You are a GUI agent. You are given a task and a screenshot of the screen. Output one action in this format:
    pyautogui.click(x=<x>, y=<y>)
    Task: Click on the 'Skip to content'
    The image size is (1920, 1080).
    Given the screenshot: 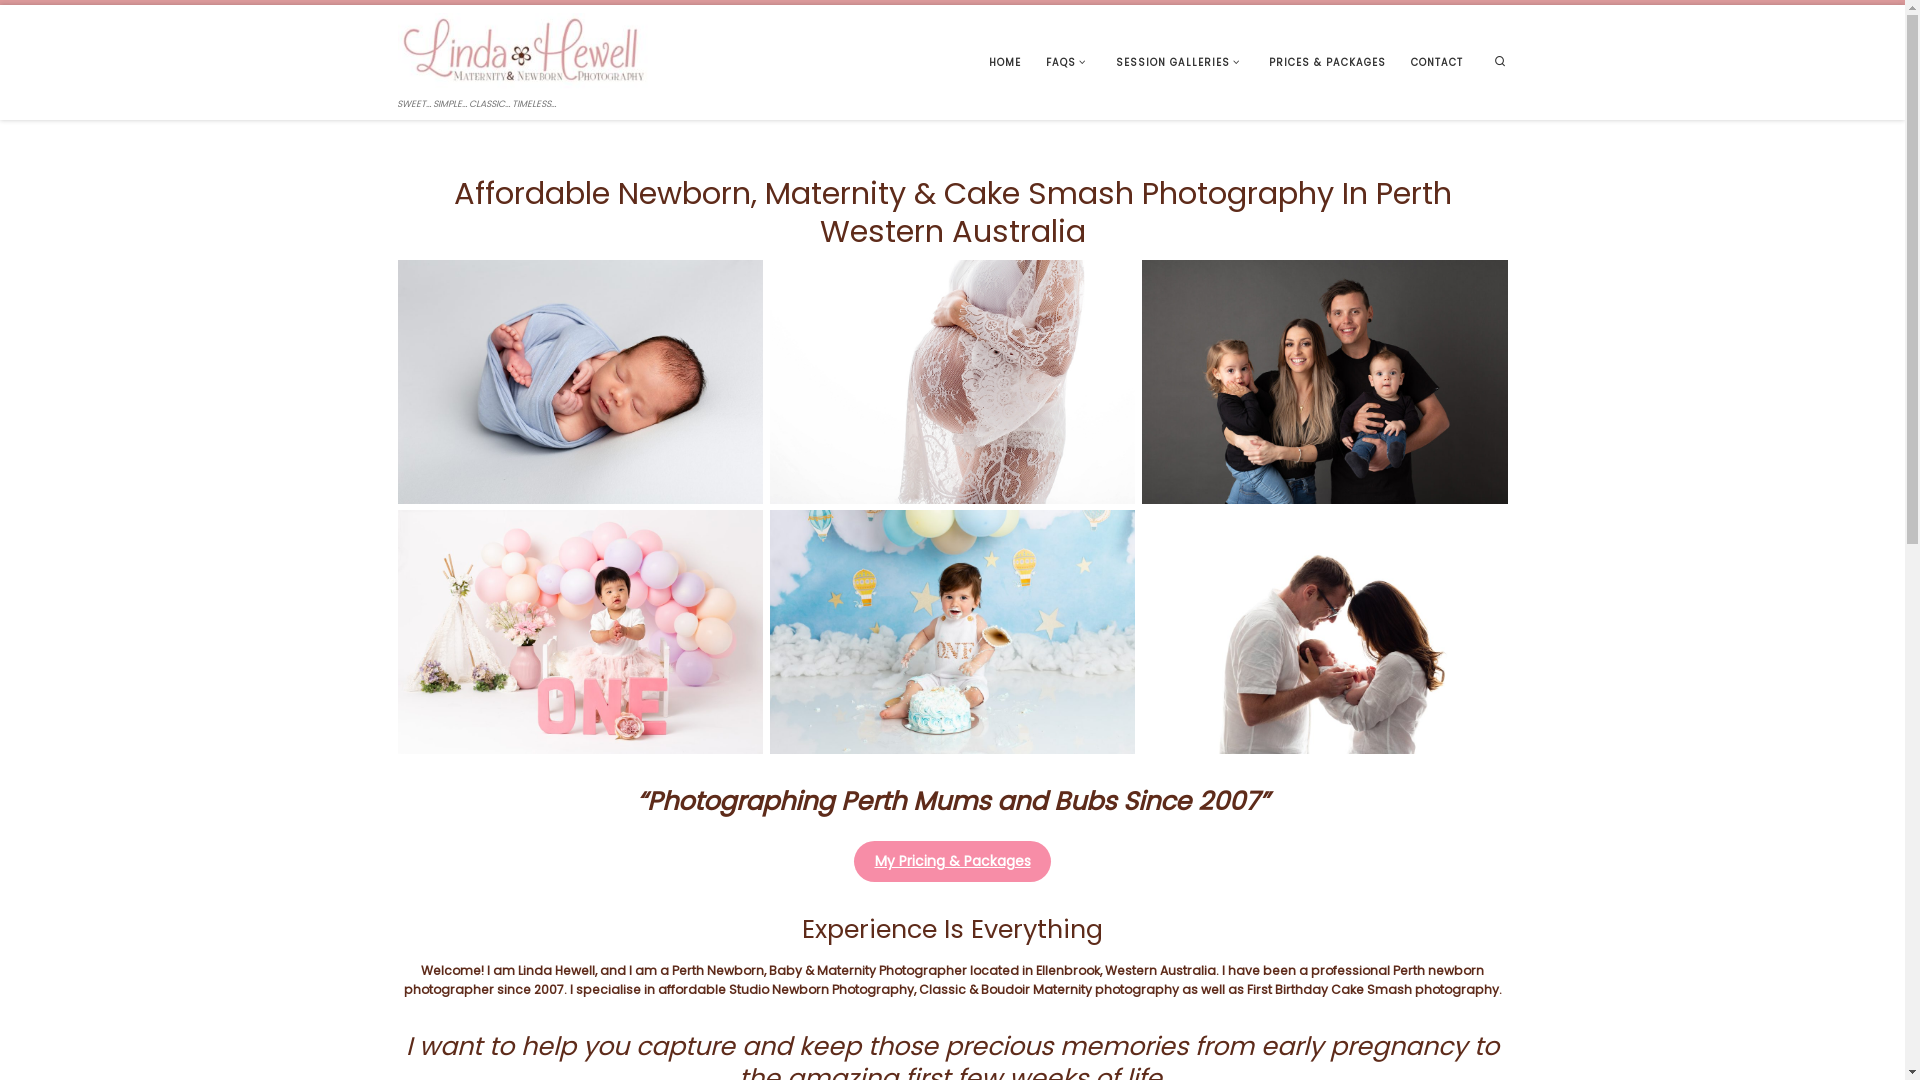 What is the action you would take?
    pyautogui.click(x=66, y=26)
    